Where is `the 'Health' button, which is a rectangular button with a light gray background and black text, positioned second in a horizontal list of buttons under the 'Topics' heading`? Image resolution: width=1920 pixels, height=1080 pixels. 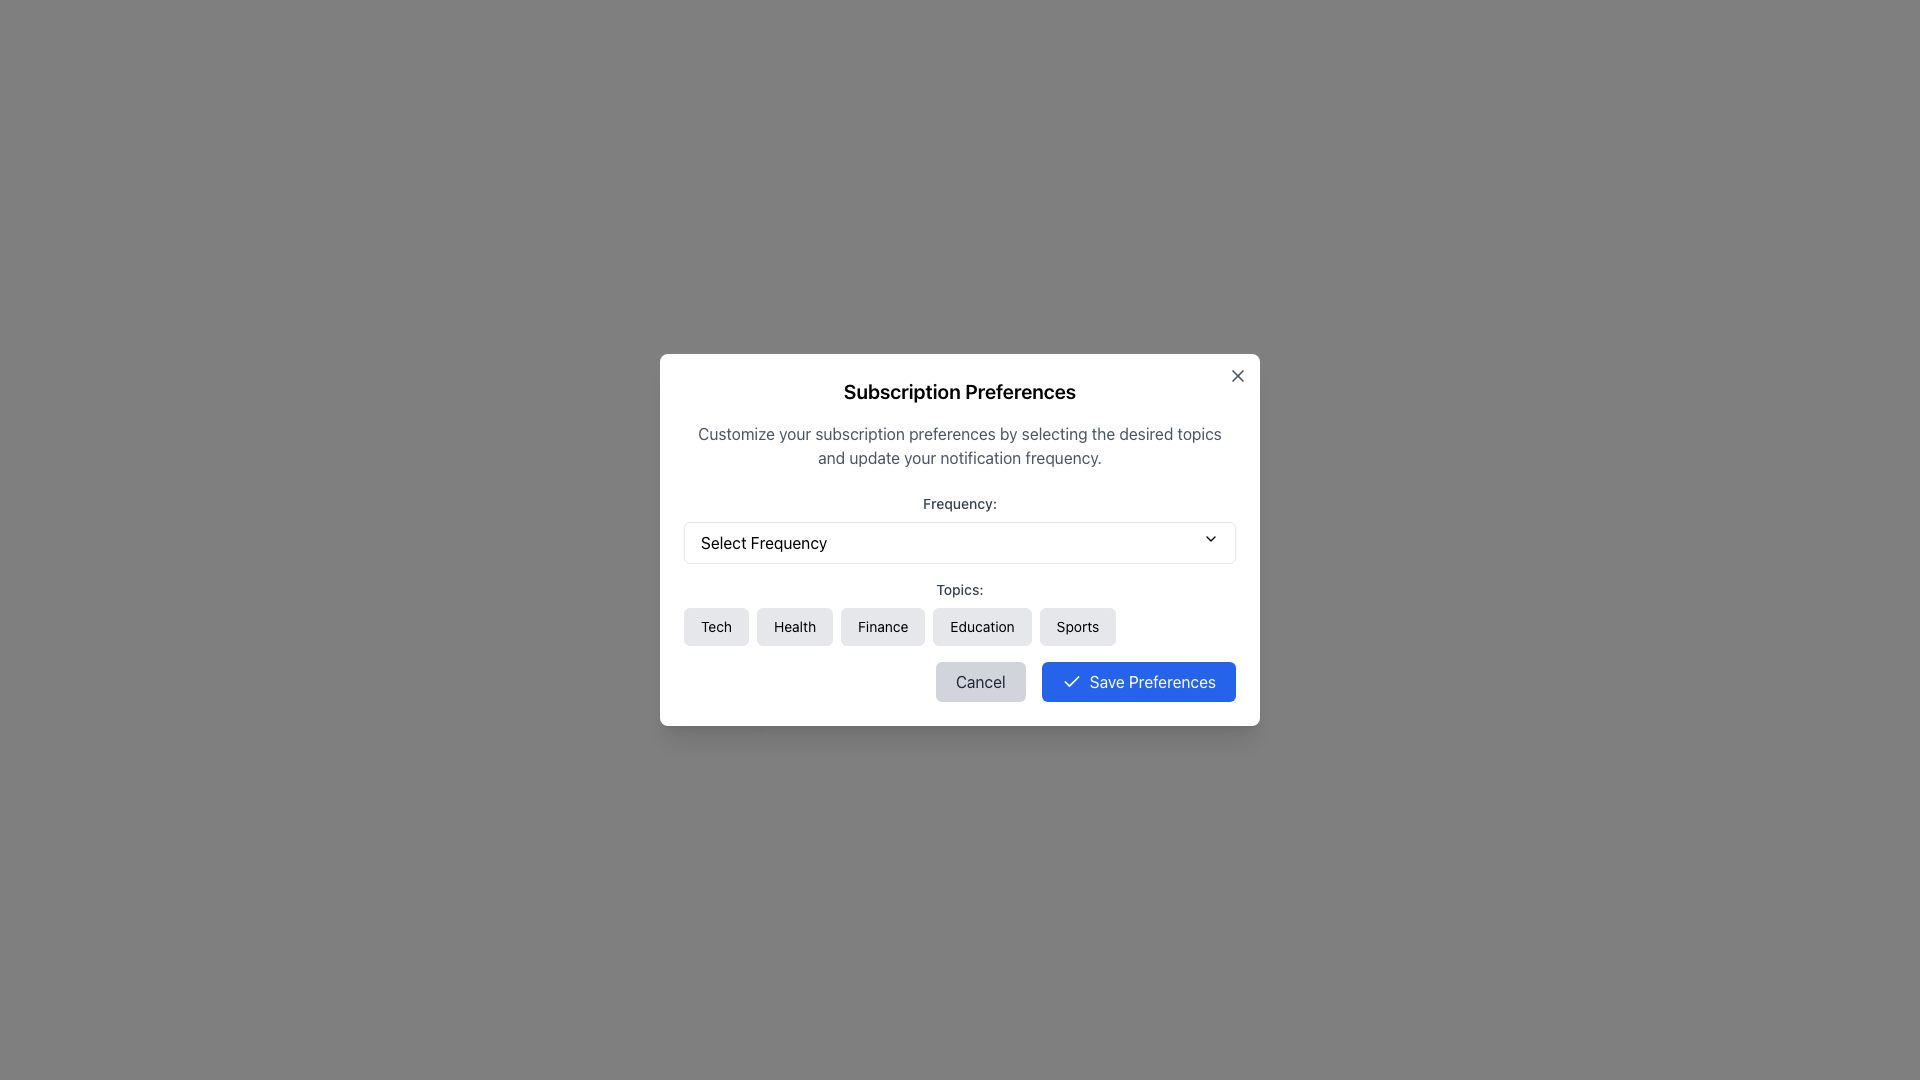
the 'Health' button, which is a rectangular button with a light gray background and black text, positioned second in a horizontal list of buttons under the 'Topics' heading is located at coordinates (794, 626).